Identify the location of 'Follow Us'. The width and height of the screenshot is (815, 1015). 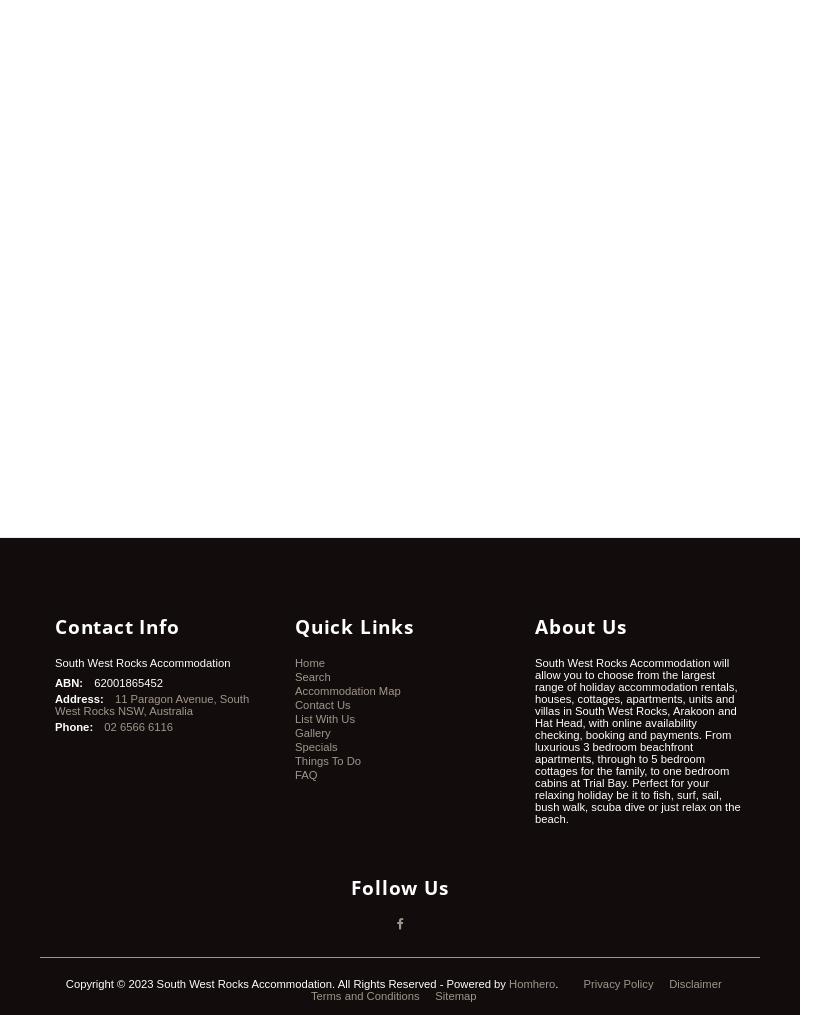
(398, 886).